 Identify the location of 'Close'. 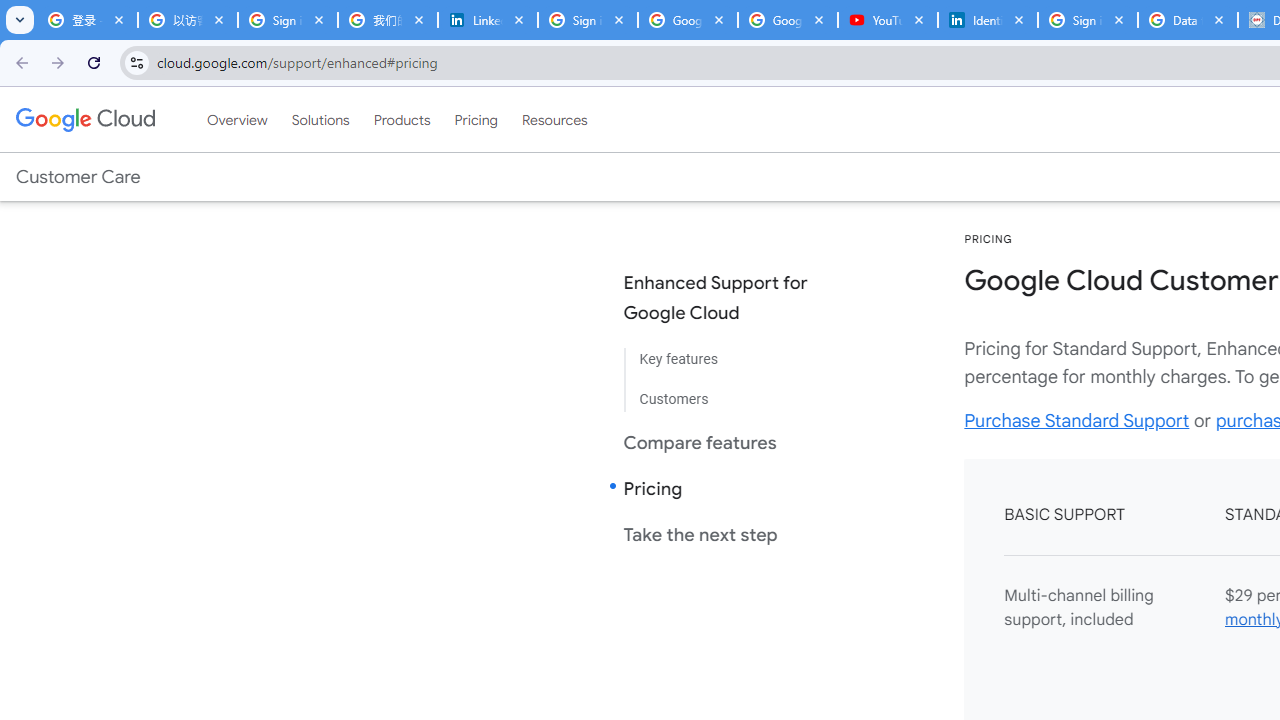
(1217, 19).